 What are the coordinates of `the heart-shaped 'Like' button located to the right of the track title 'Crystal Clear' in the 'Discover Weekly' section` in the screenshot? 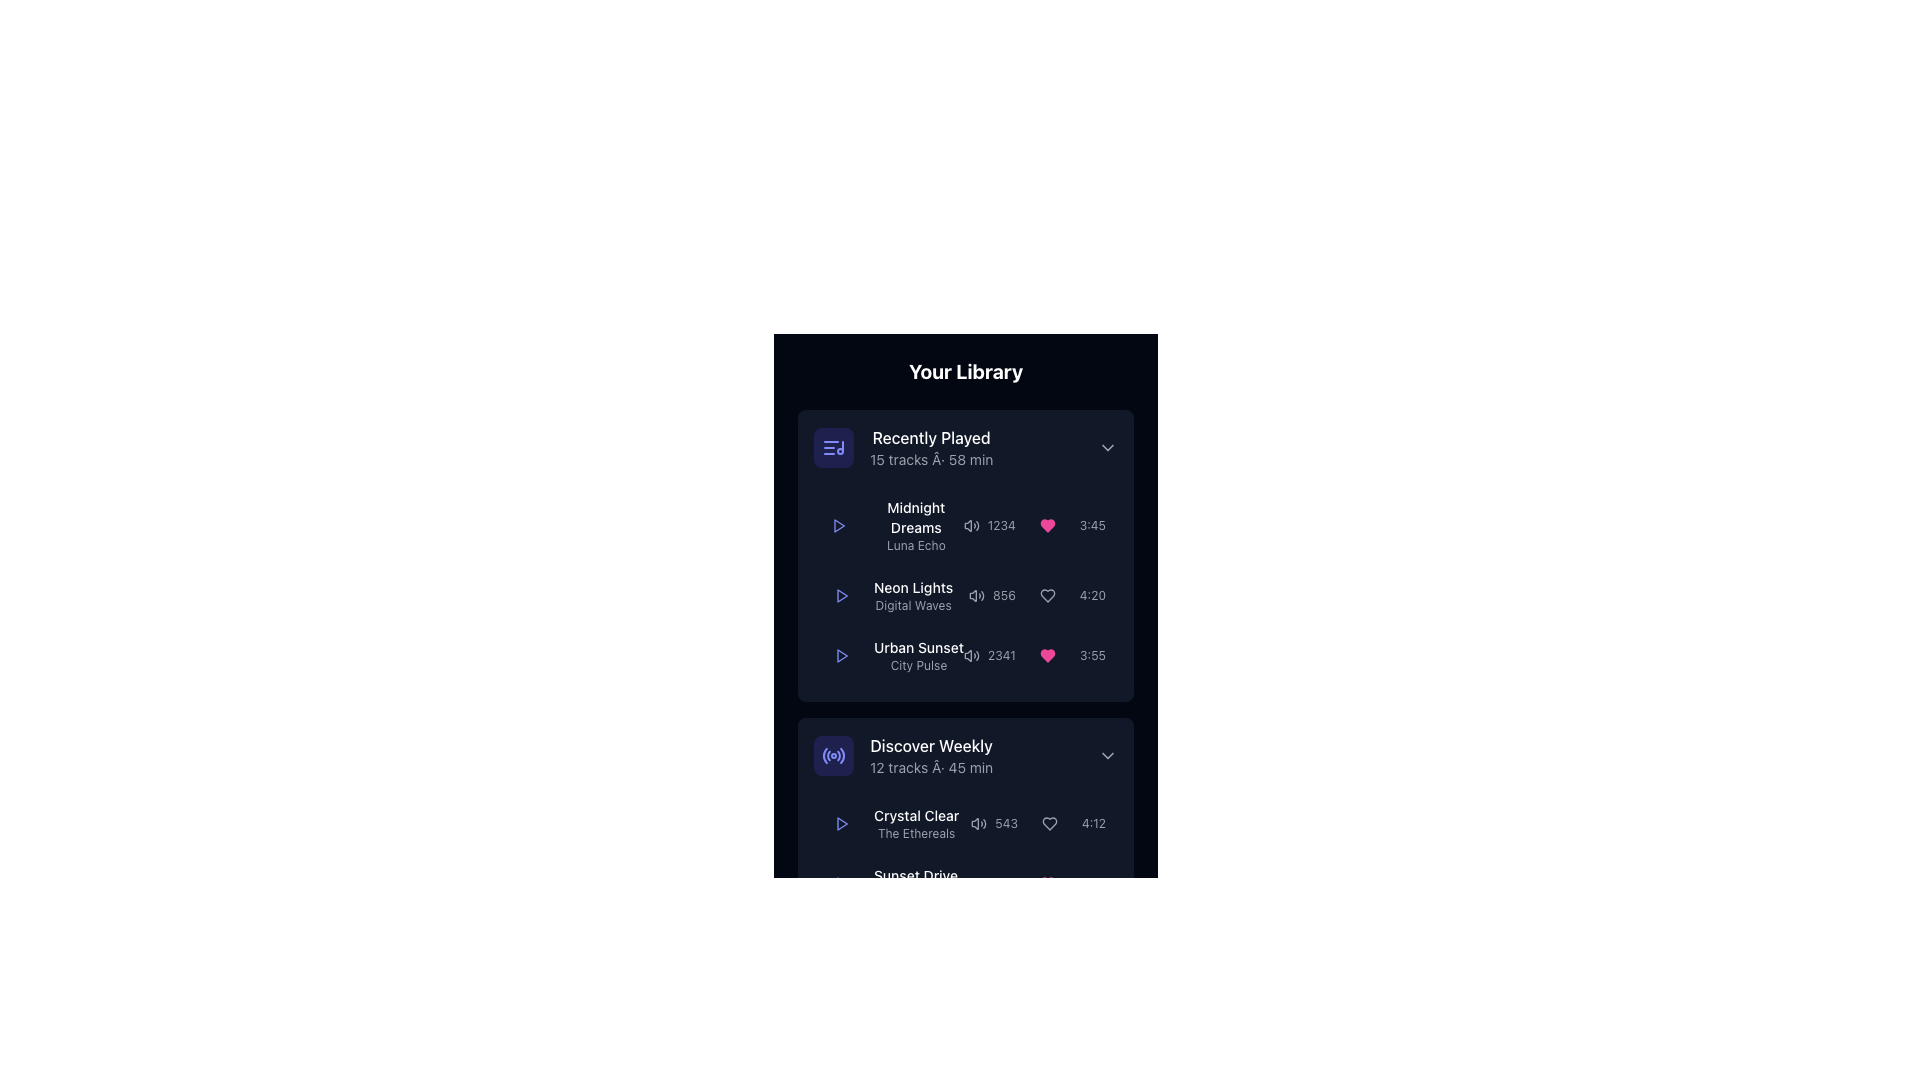 It's located at (1048, 824).